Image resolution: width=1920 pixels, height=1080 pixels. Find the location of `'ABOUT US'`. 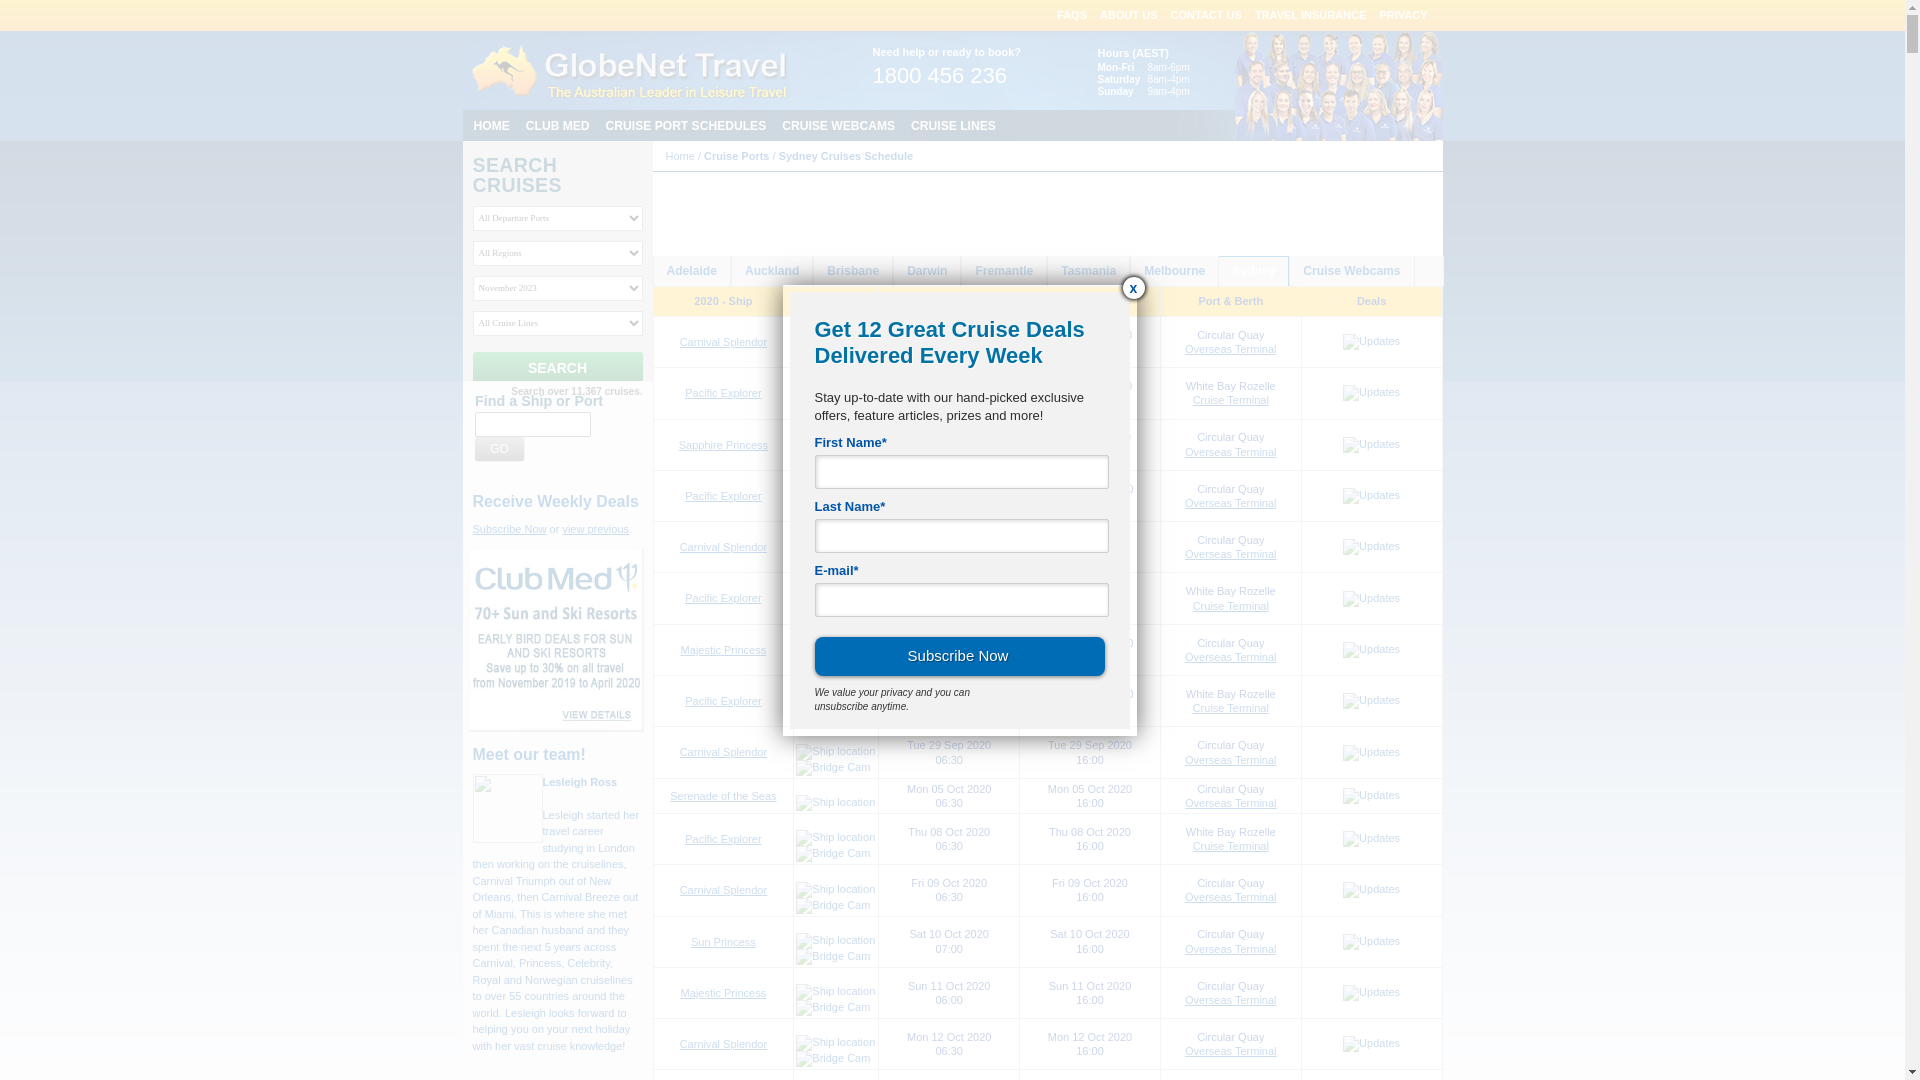

'ABOUT US' is located at coordinates (1128, 15).